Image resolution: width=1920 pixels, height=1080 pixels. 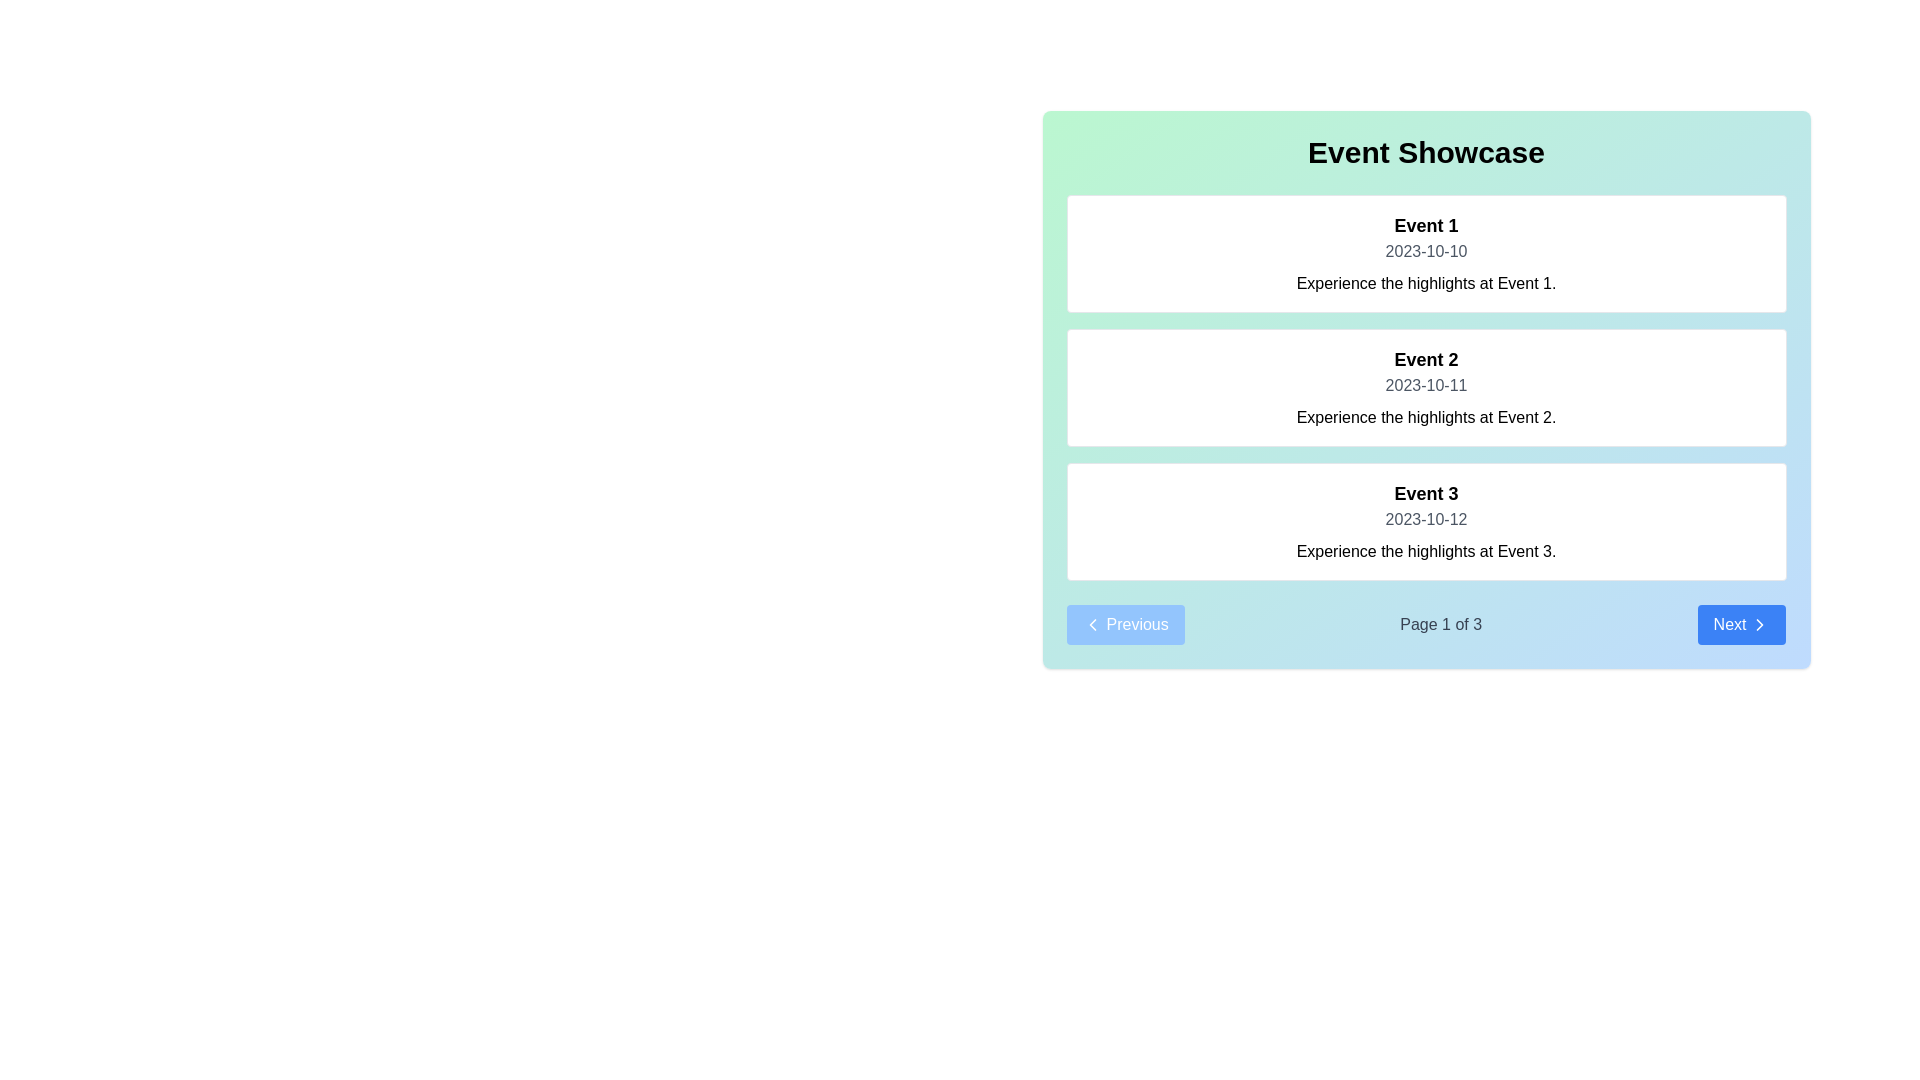 What do you see at coordinates (1425, 519) in the screenshot?
I see `the date label displaying '2023-10-12' for 'Event 3' in the third card of the 'Event Showcase' vertical list` at bounding box center [1425, 519].